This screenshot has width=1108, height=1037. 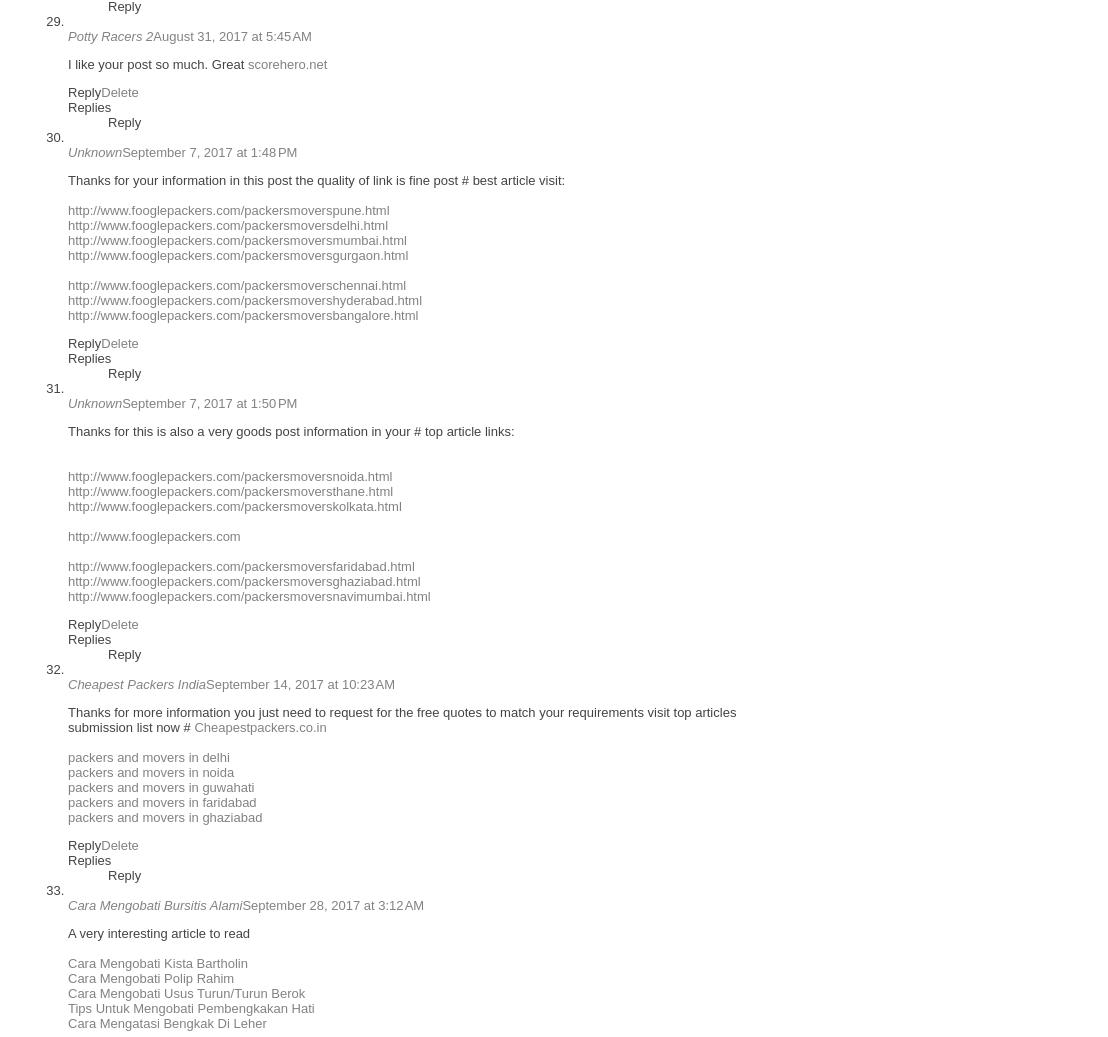 What do you see at coordinates (157, 933) in the screenshot?
I see `'A very interesting article to read'` at bounding box center [157, 933].